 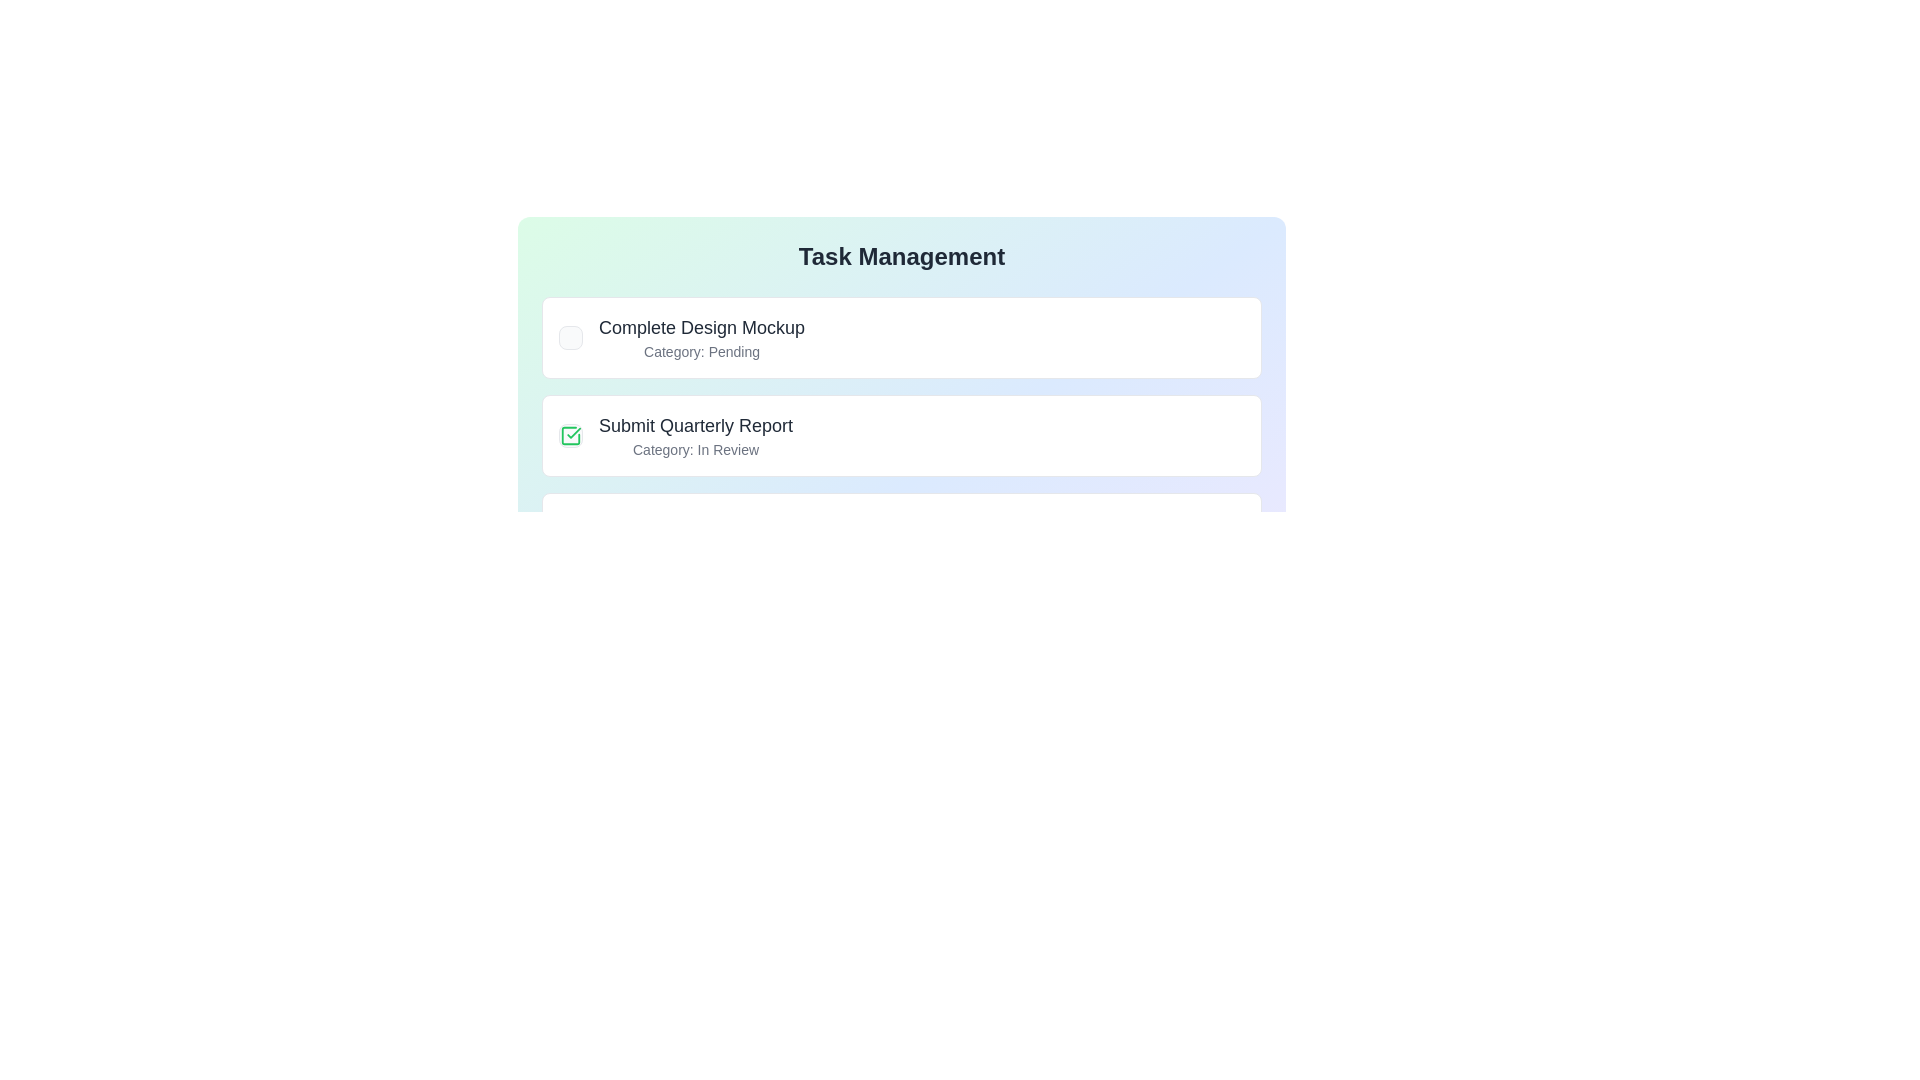 I want to click on the text label displaying 'Complete Design Mockup' and 'Category: Pending' for further interaction, so click(x=702, y=337).